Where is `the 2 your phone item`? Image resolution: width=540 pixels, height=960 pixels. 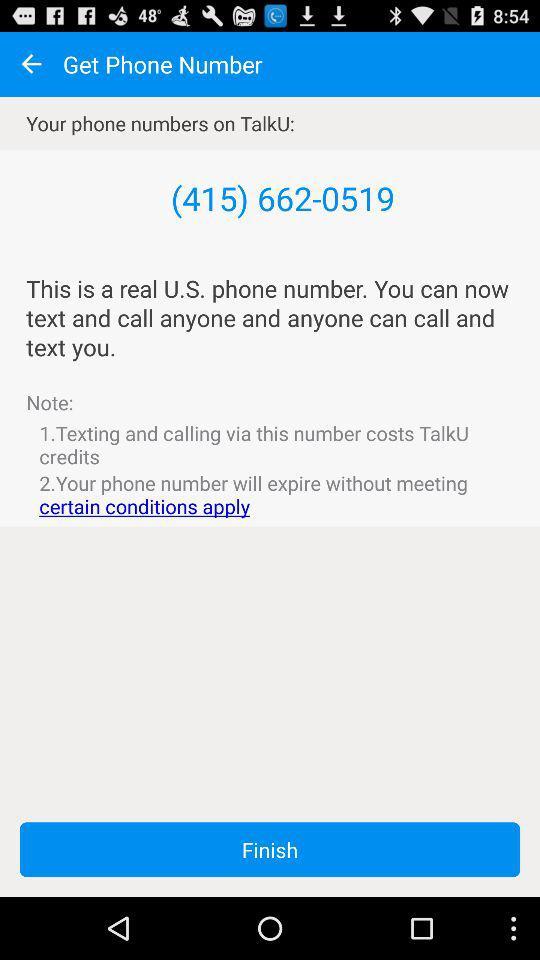
the 2 your phone item is located at coordinates (270, 493).